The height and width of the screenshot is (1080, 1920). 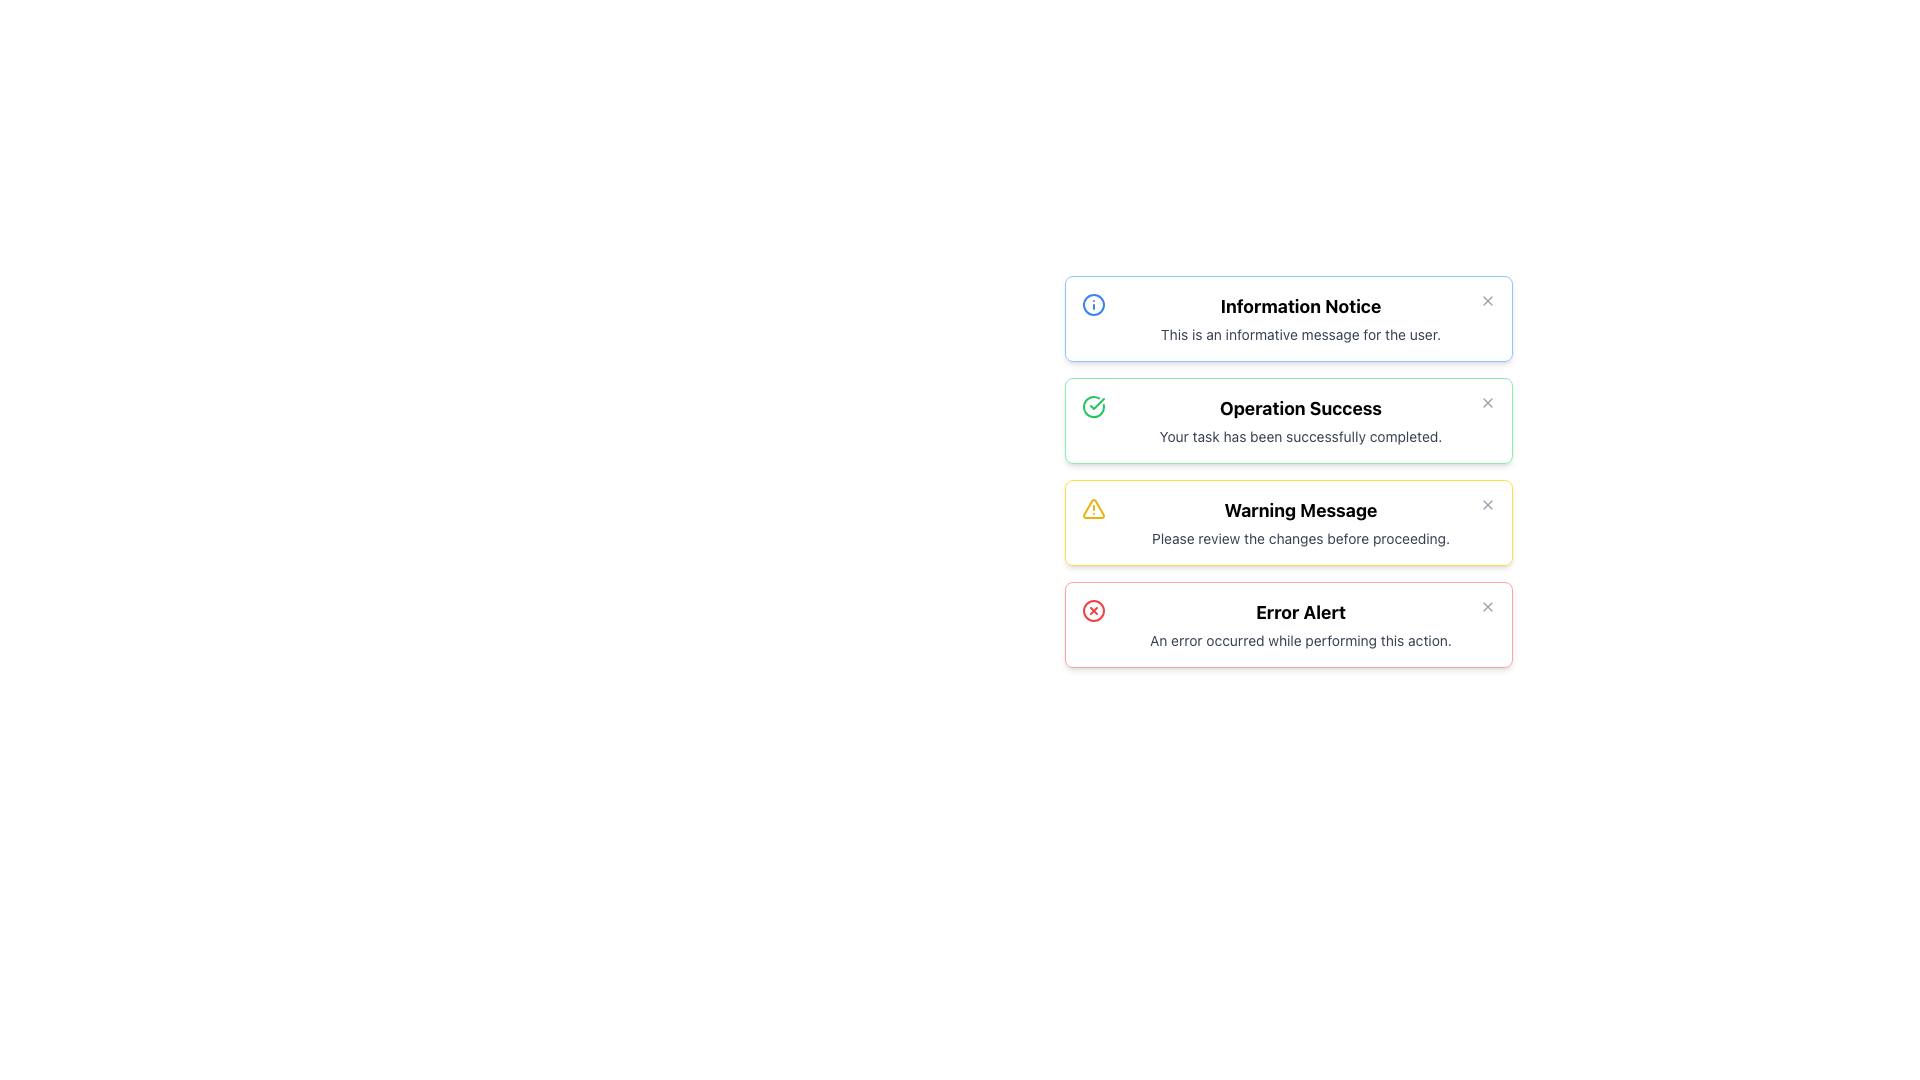 I want to click on the button resembling a small cross (X) styled in light gray, located at the top-right corner of the success message card, to change its color, so click(x=1488, y=402).